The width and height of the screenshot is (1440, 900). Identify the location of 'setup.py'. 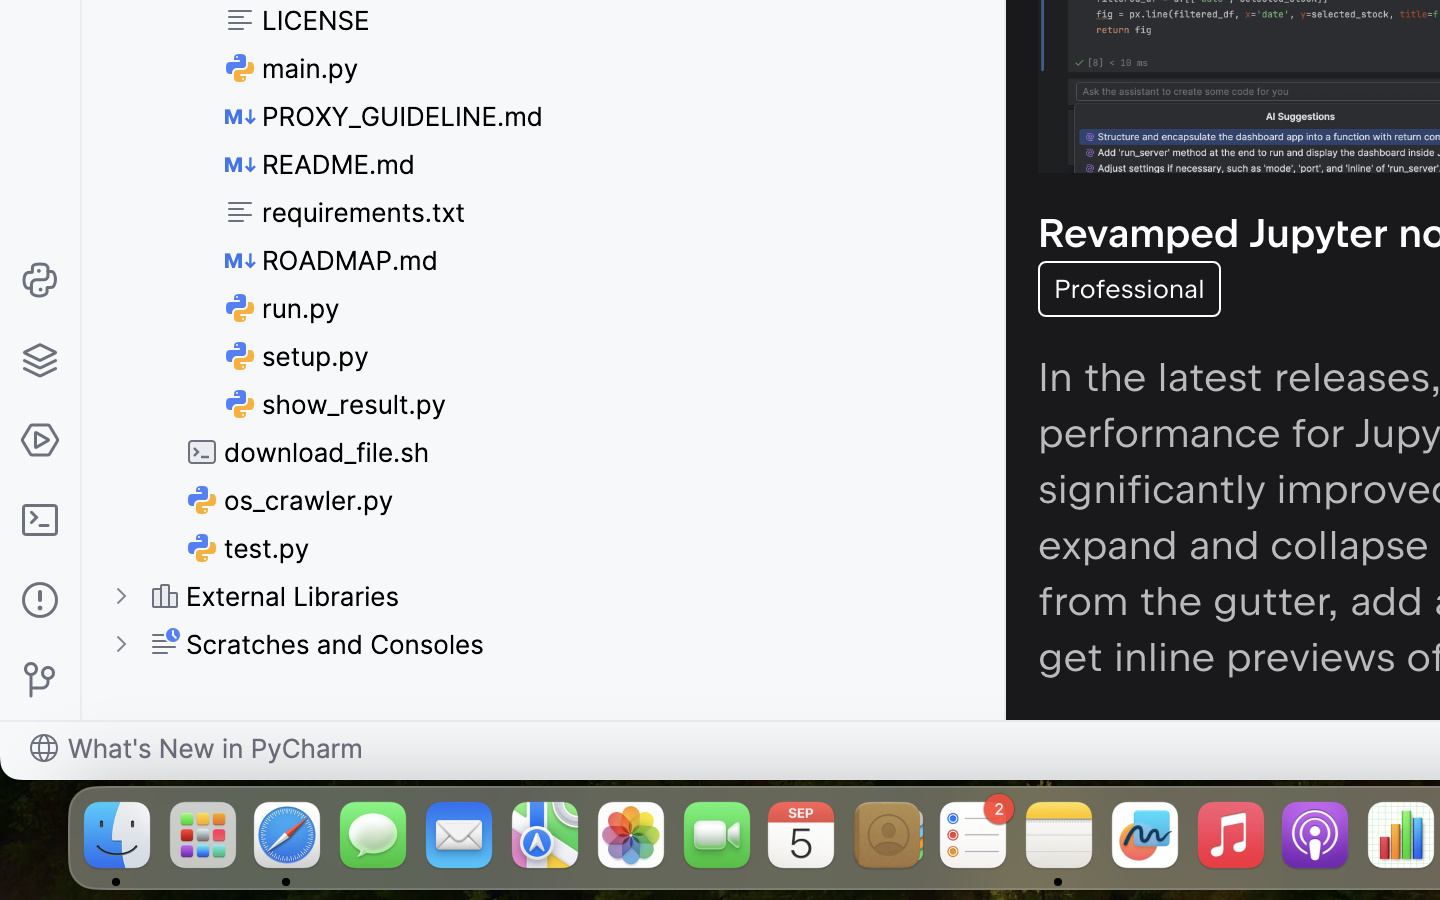
(296, 356).